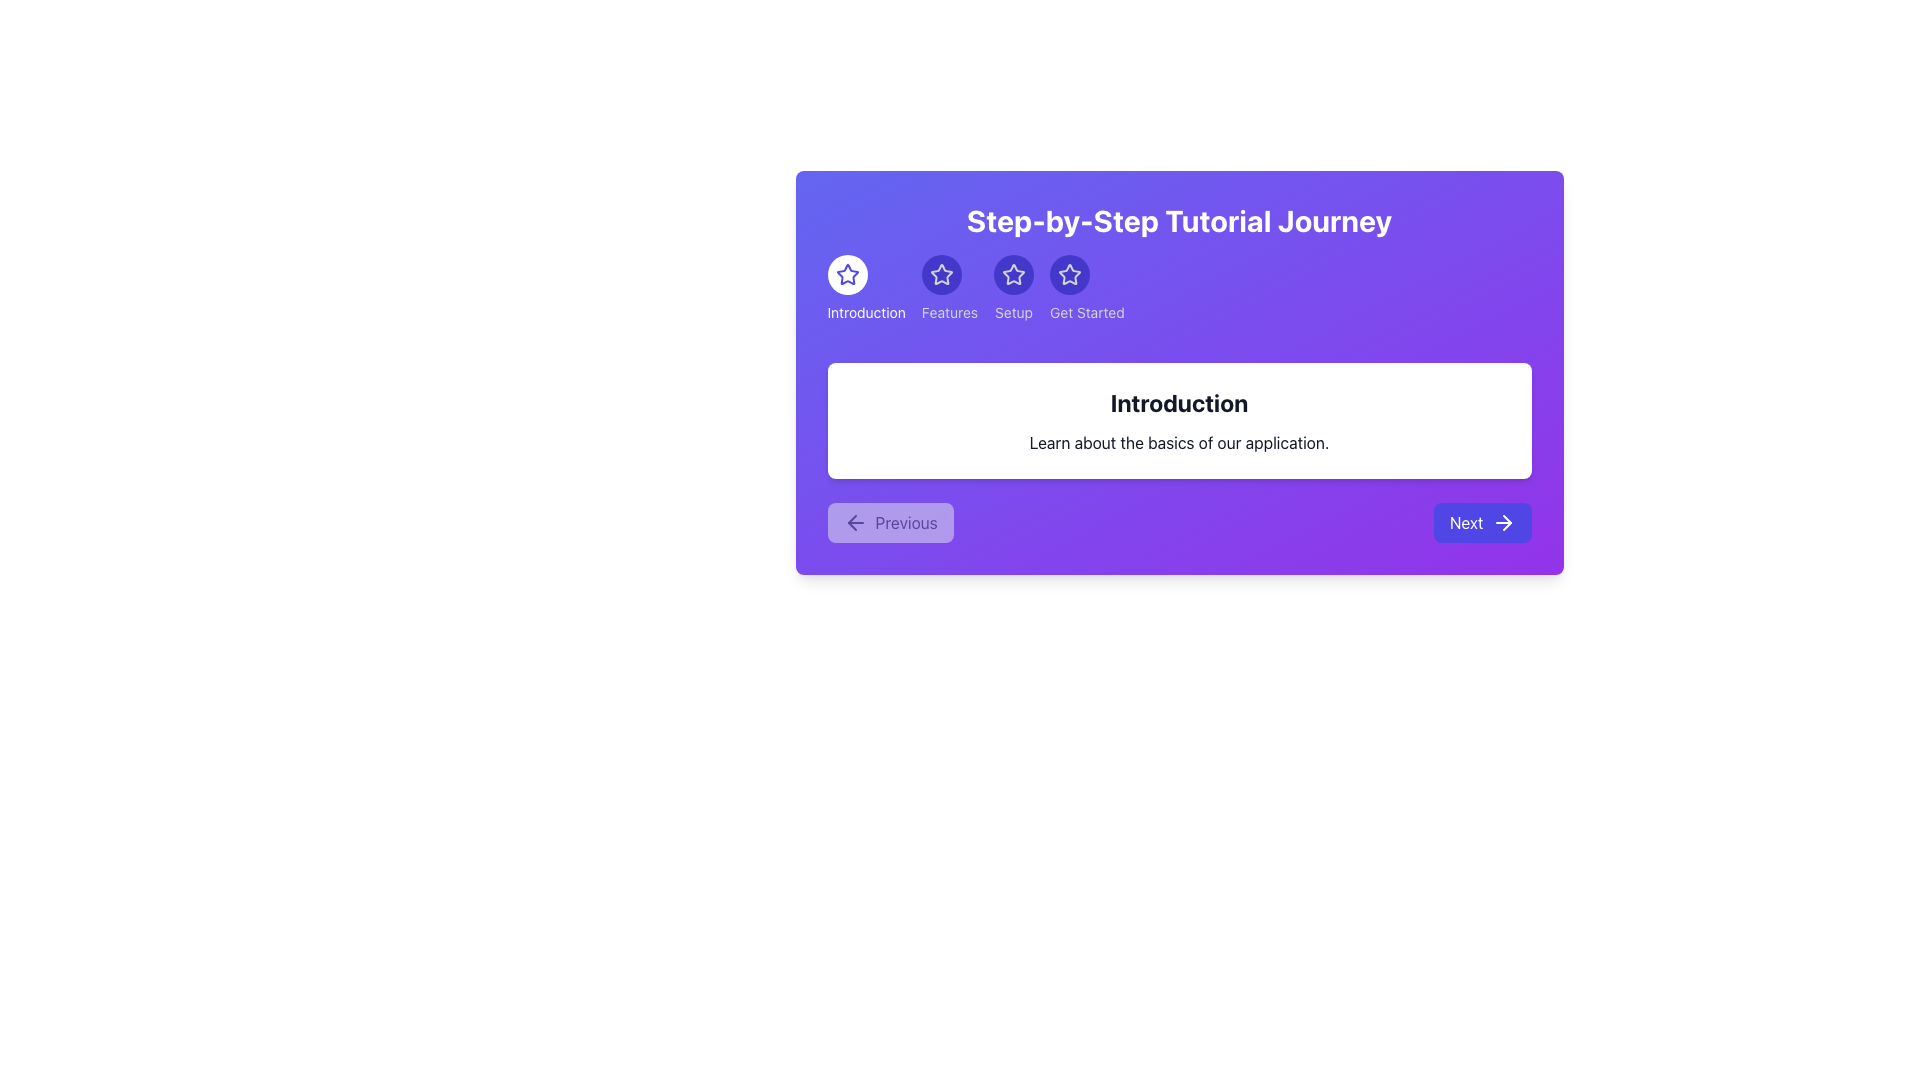 This screenshot has height=1080, width=1920. I want to click on the downward-pointing triangular arrow icon located in the bottom-left corner of the interface, which is part of the navigation area associated with the 'Previous' button, so click(851, 522).